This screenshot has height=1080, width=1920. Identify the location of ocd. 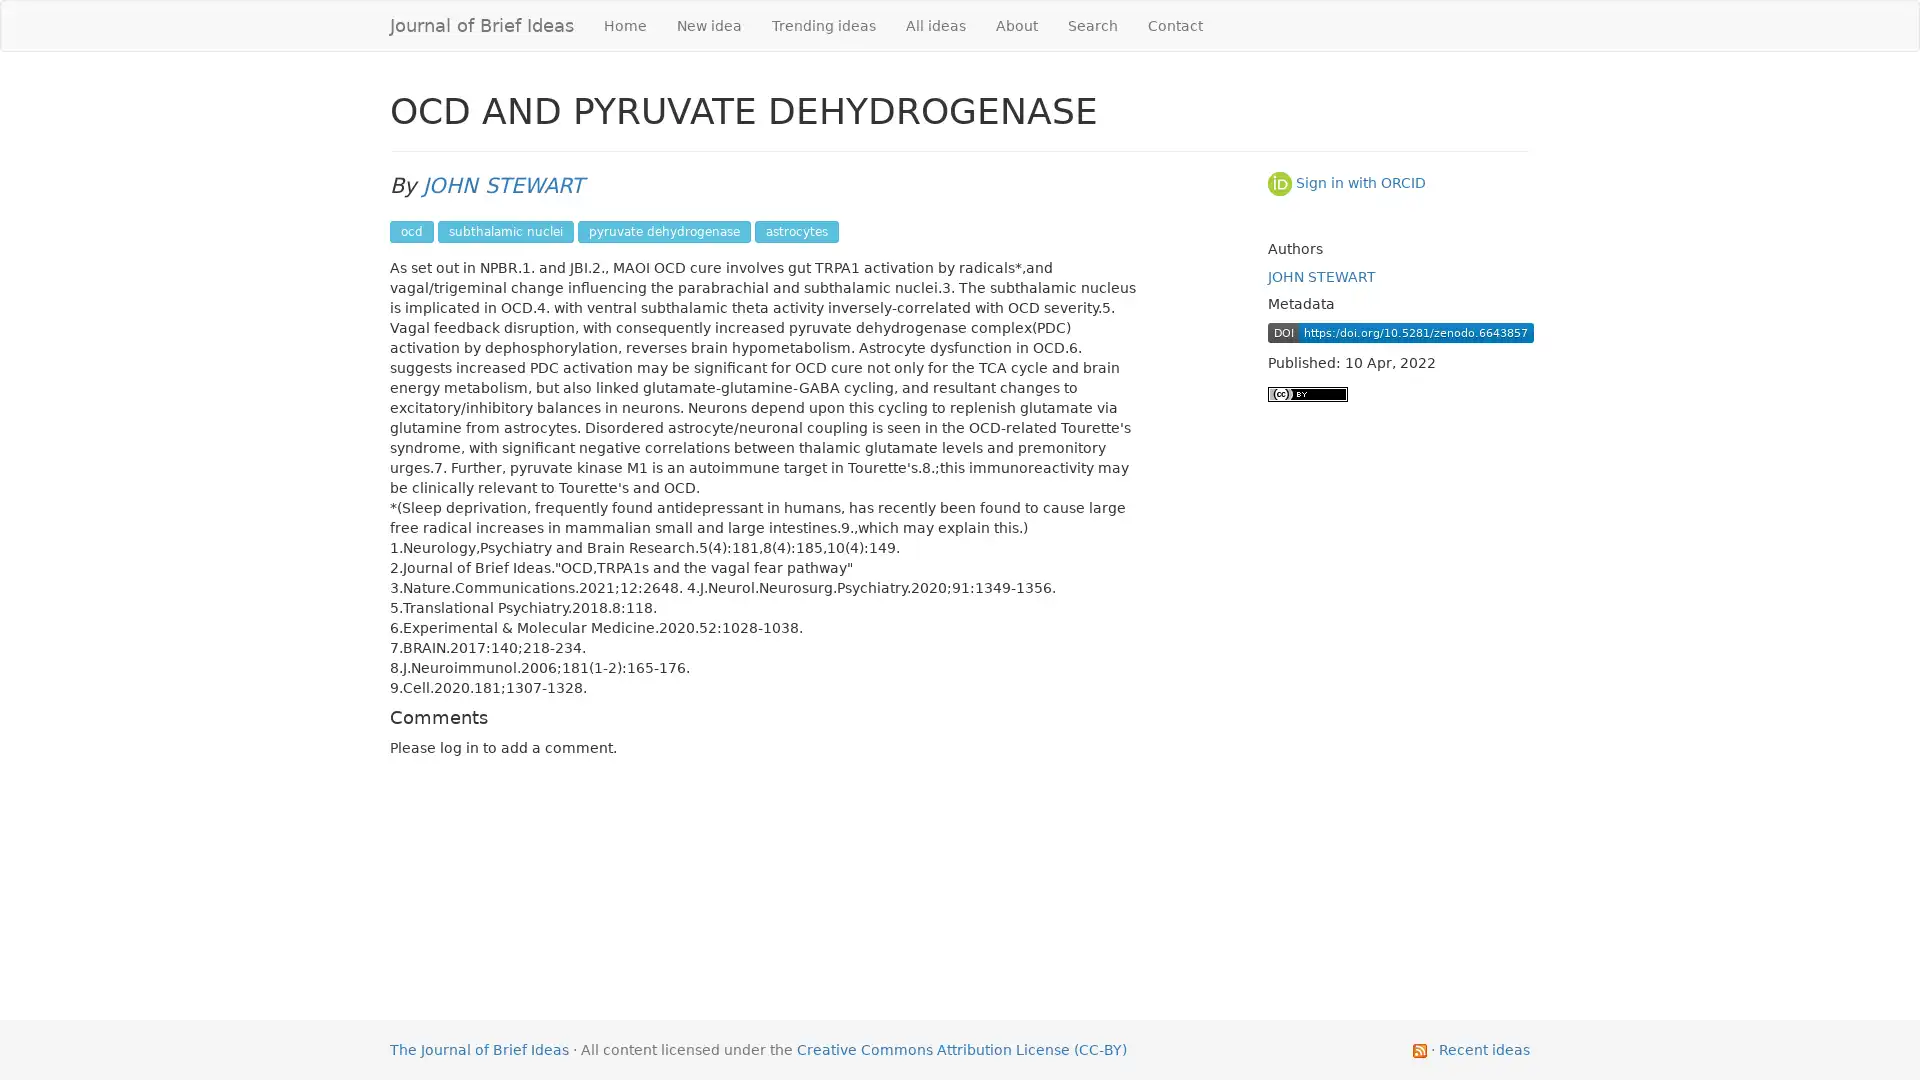
(411, 230).